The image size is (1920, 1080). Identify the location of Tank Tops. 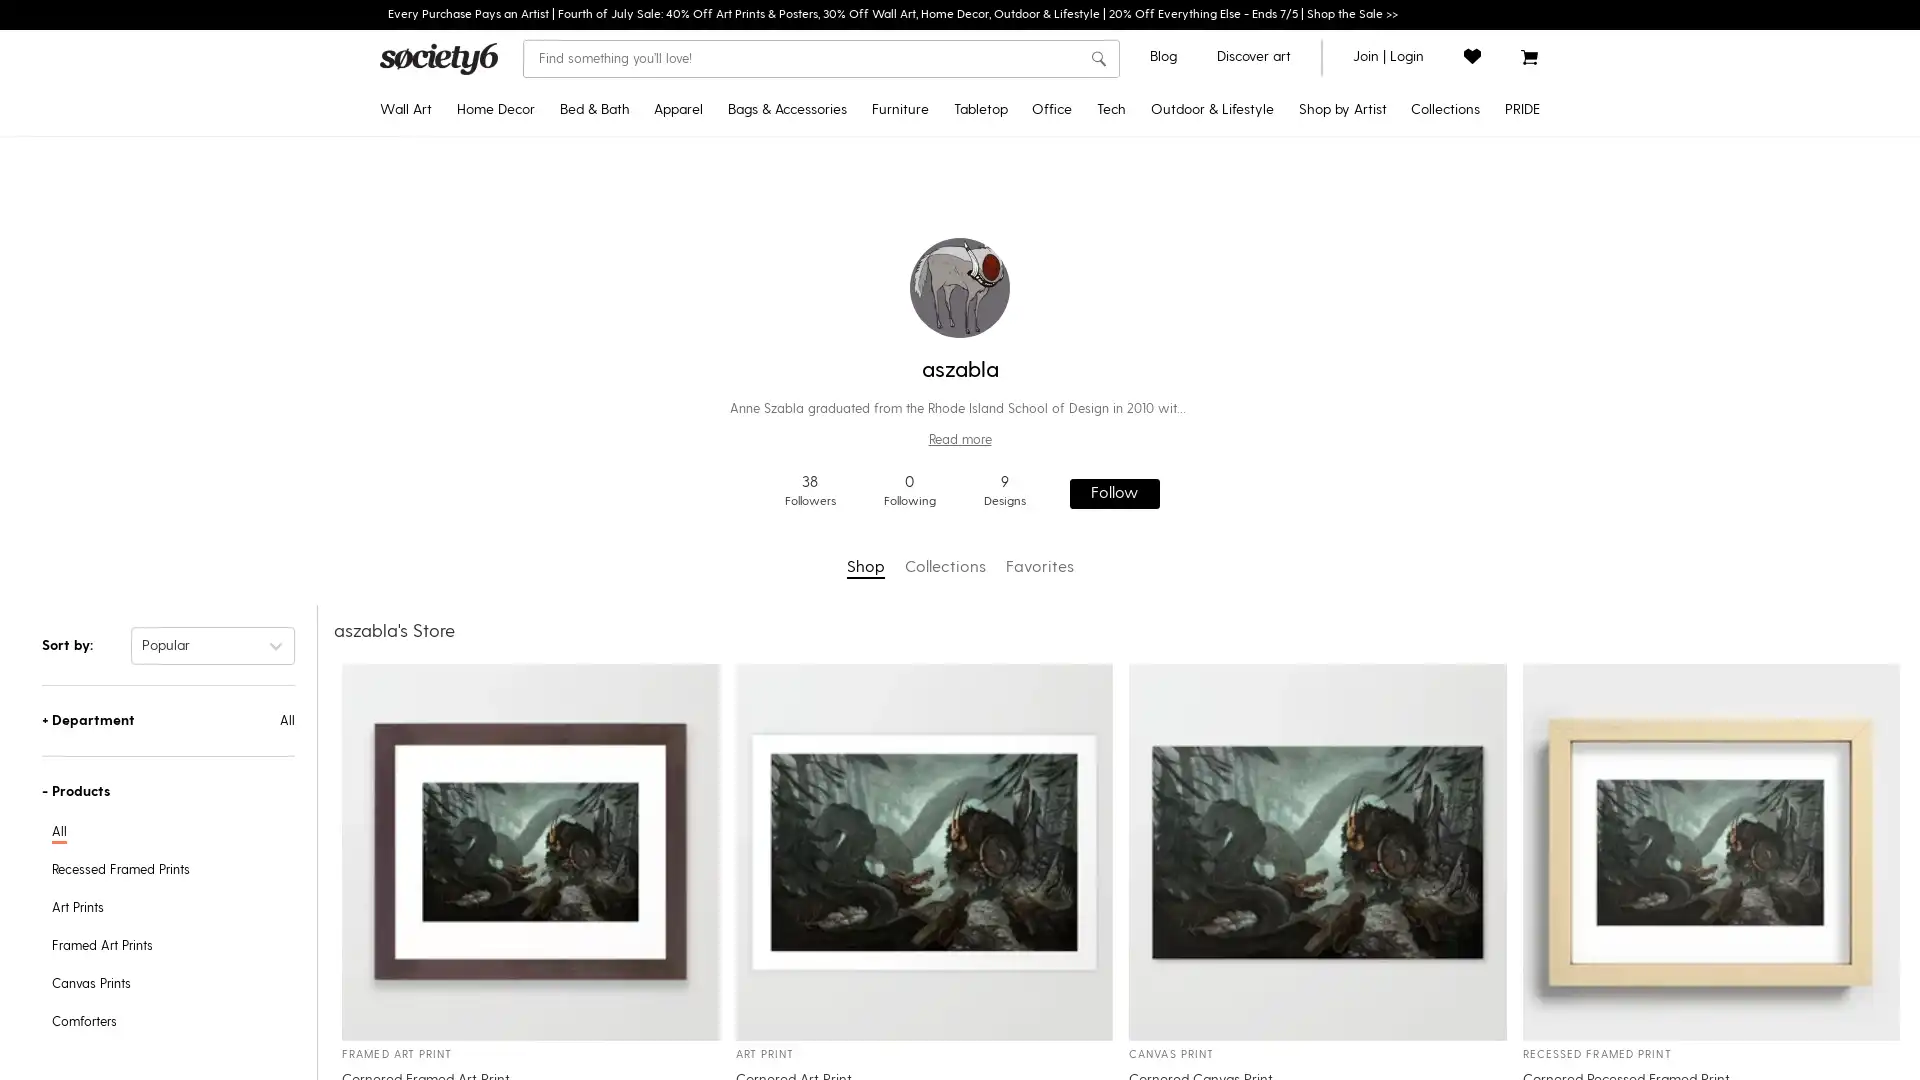
(741, 353).